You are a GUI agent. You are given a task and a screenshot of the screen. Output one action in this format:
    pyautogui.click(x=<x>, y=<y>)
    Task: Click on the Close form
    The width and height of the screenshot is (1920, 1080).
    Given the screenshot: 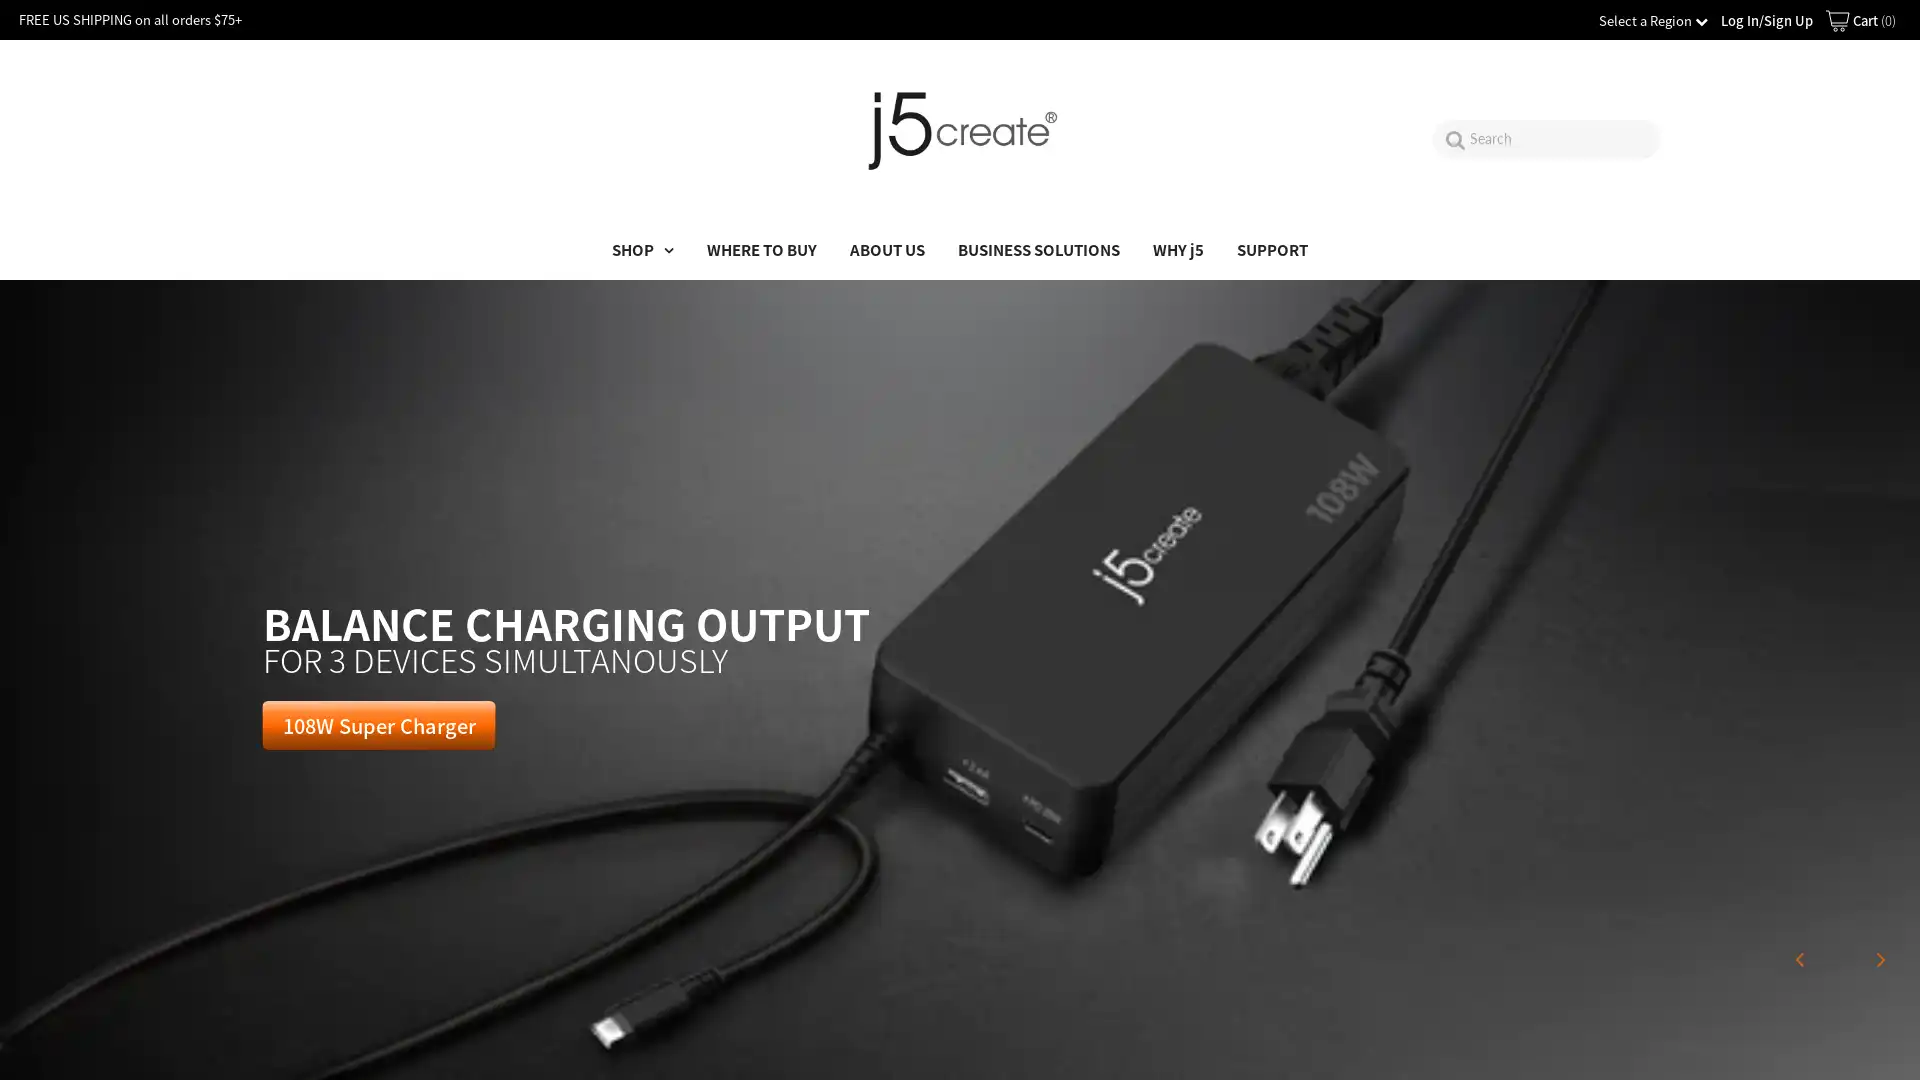 What is the action you would take?
    pyautogui.click(x=1166, y=350)
    